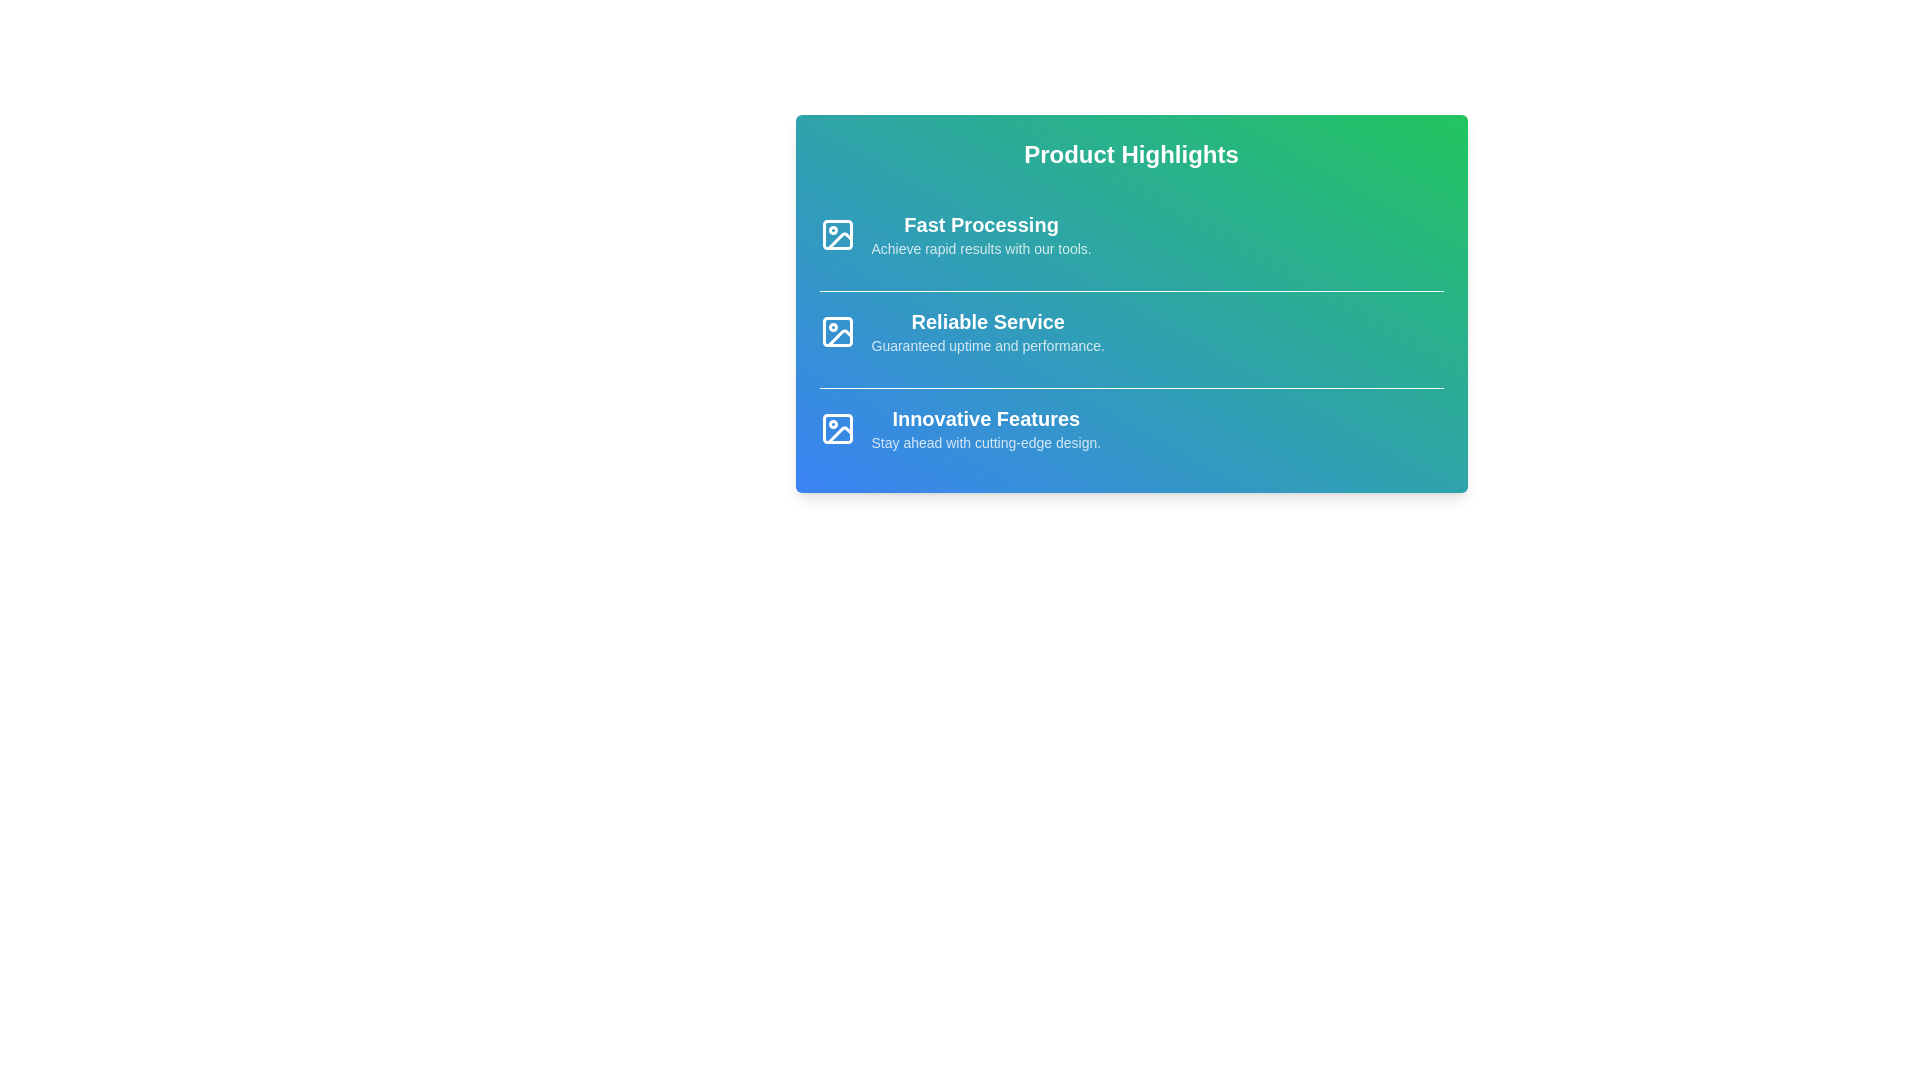 The image size is (1920, 1080). What do you see at coordinates (1131, 153) in the screenshot?
I see `the 'Product Highlights' label, which is a bold white text centered at the top of a card layout with a gradient background` at bounding box center [1131, 153].